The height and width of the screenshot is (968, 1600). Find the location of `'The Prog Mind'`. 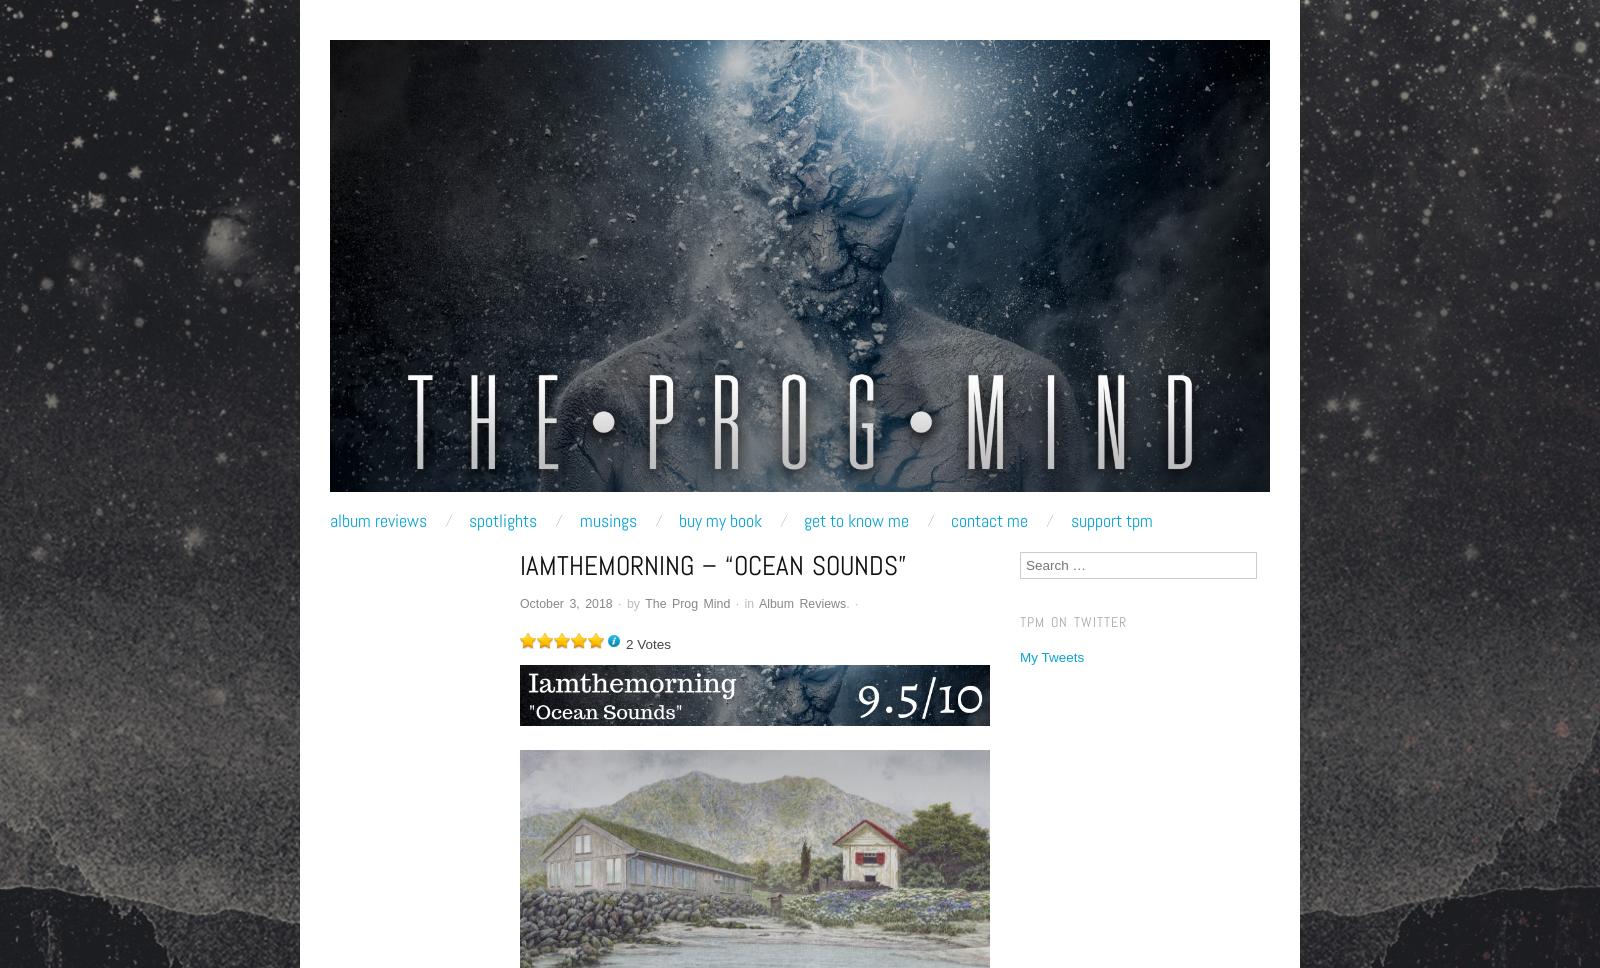

'The Prog Mind' is located at coordinates (687, 602).